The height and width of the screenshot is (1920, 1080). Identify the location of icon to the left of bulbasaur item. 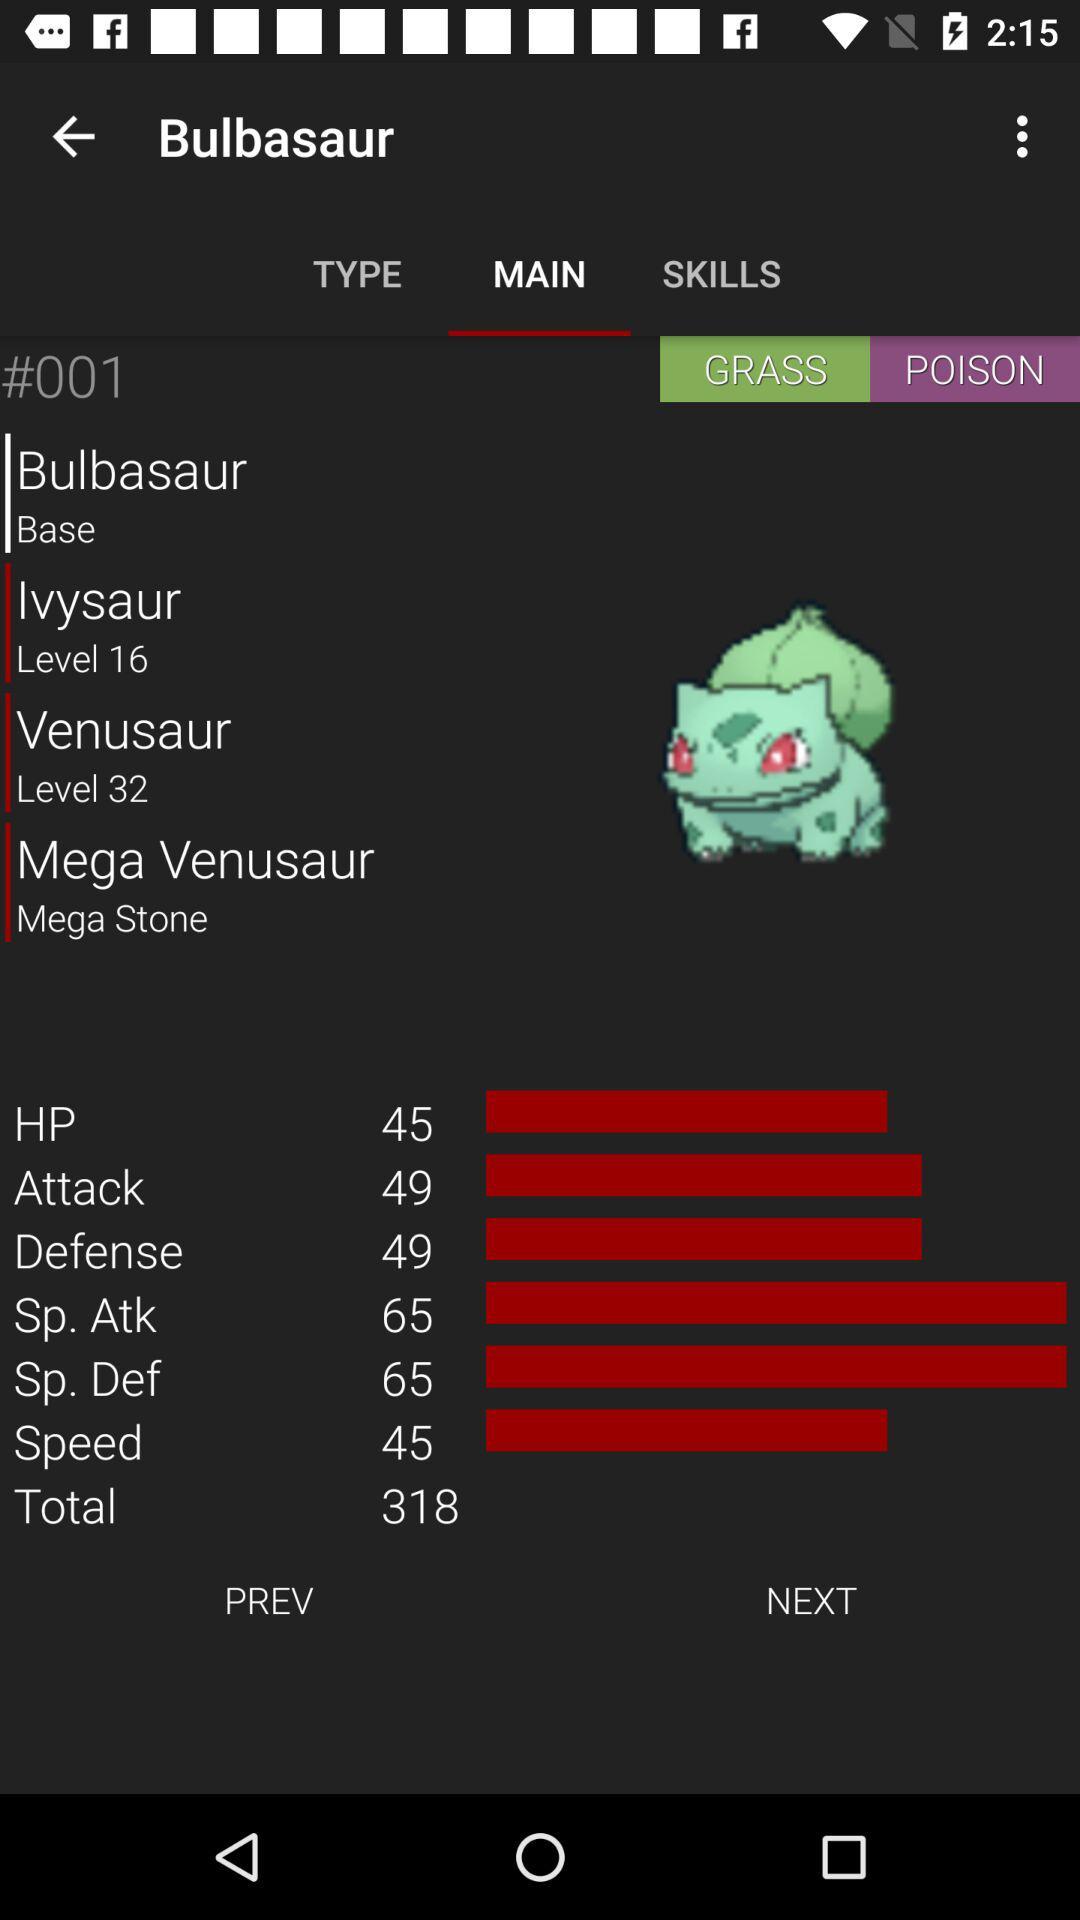
(72, 135).